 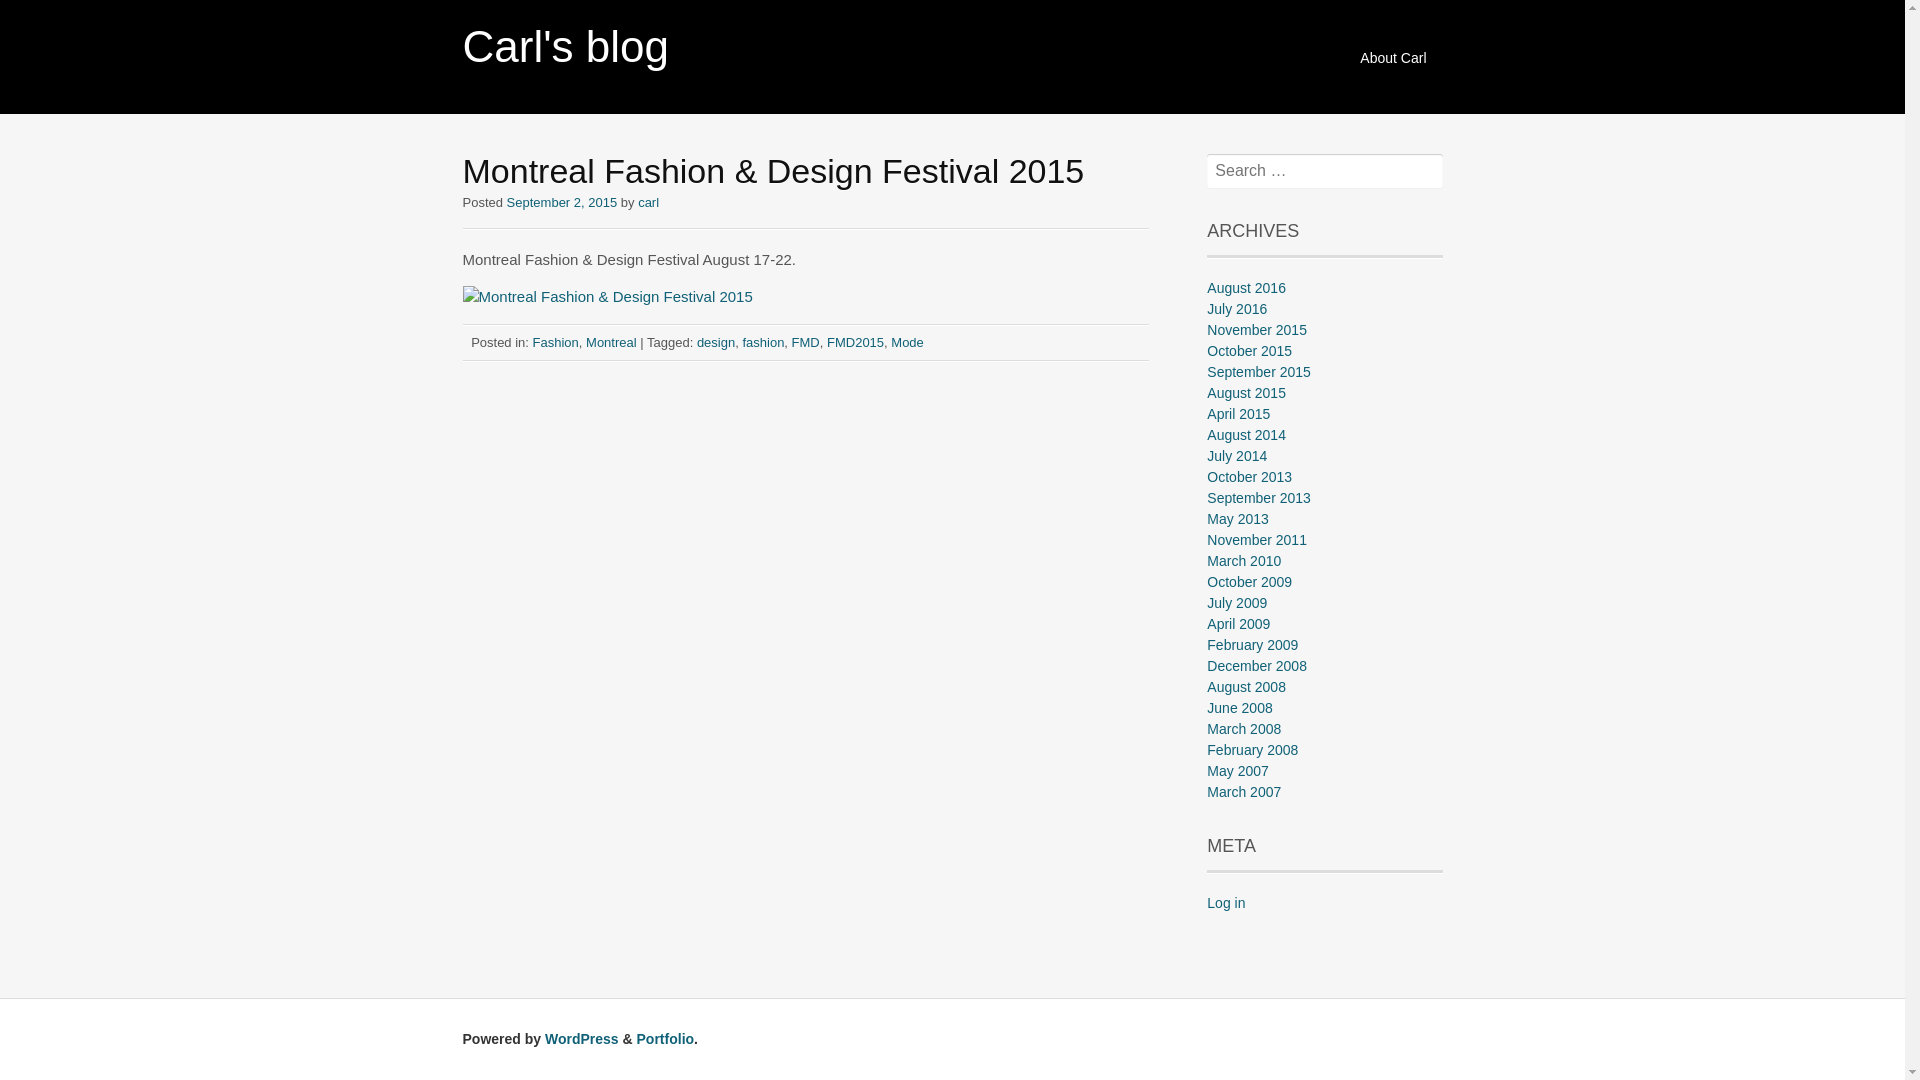 I want to click on 'December 2008', so click(x=1256, y=666).